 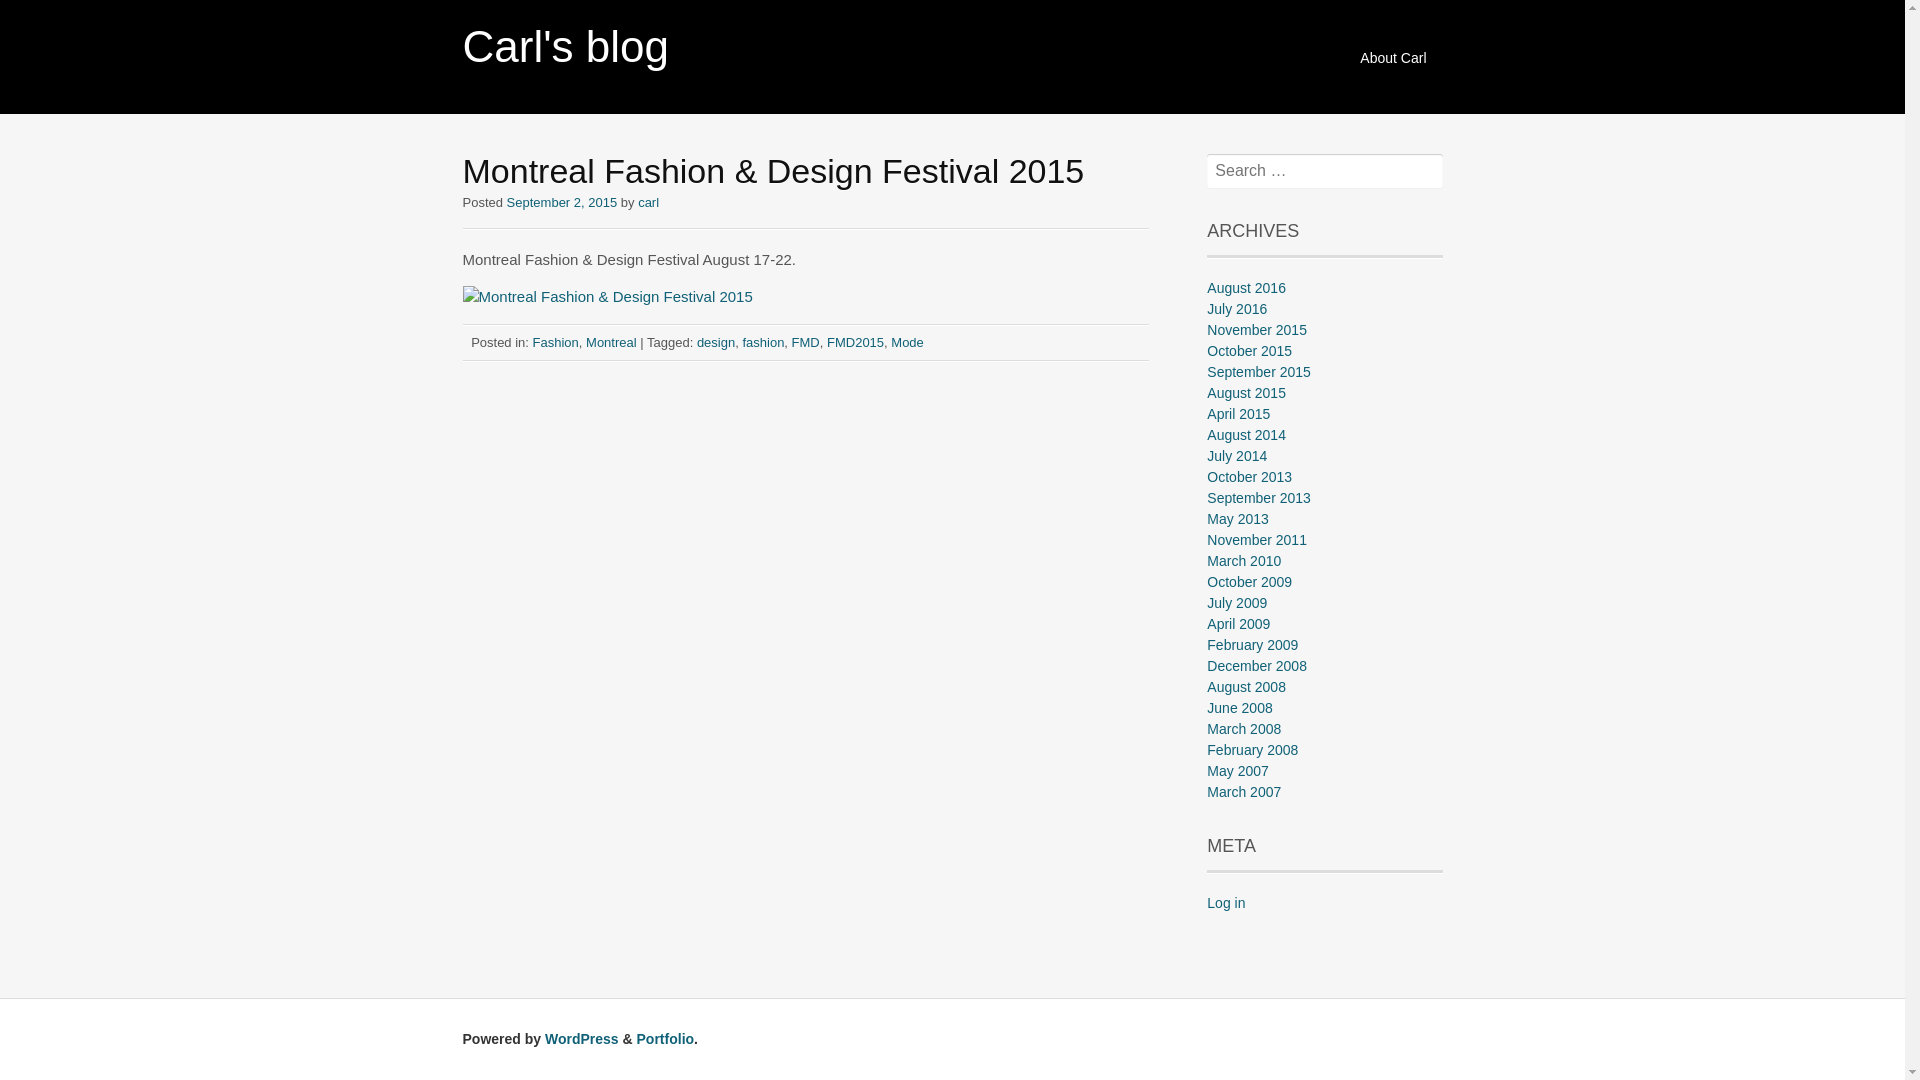 I want to click on 'December 2008', so click(x=1256, y=666).